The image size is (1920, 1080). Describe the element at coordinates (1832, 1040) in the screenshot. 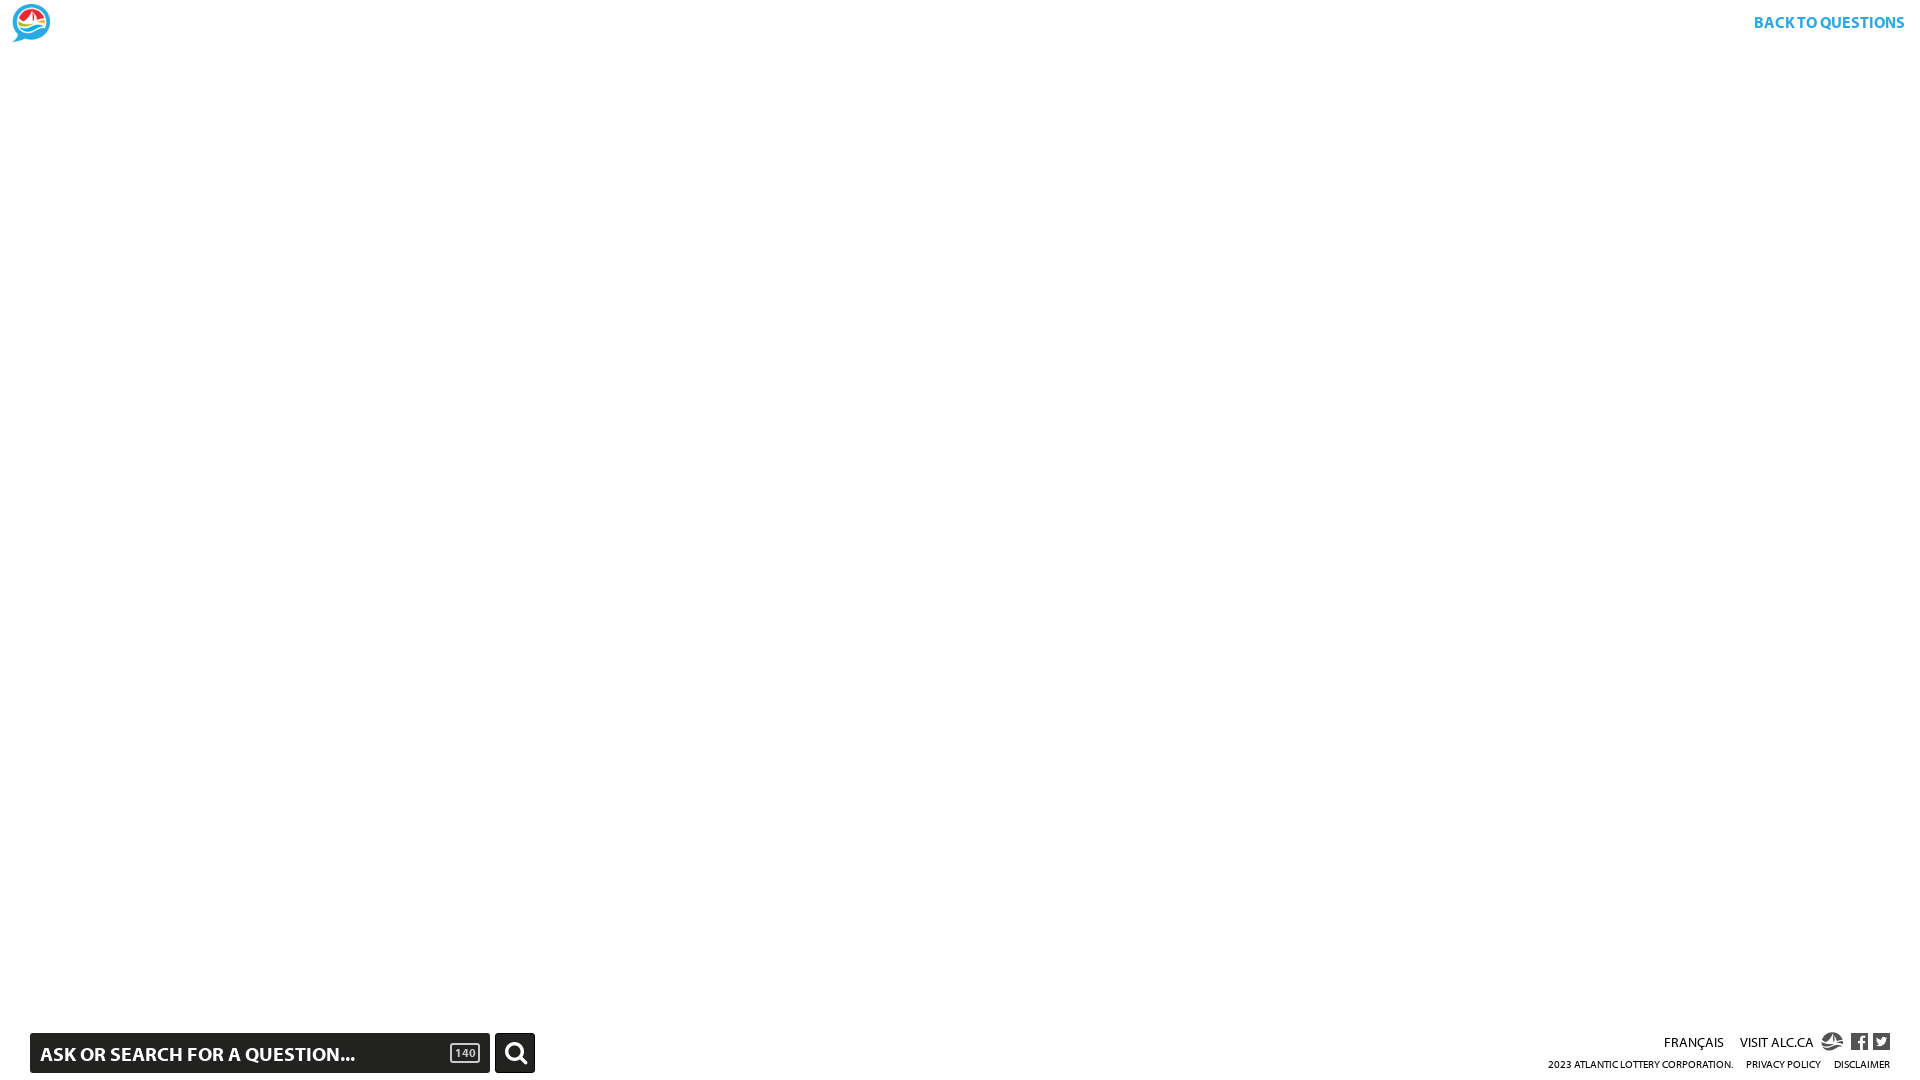

I see `'ALC.CA'` at that location.